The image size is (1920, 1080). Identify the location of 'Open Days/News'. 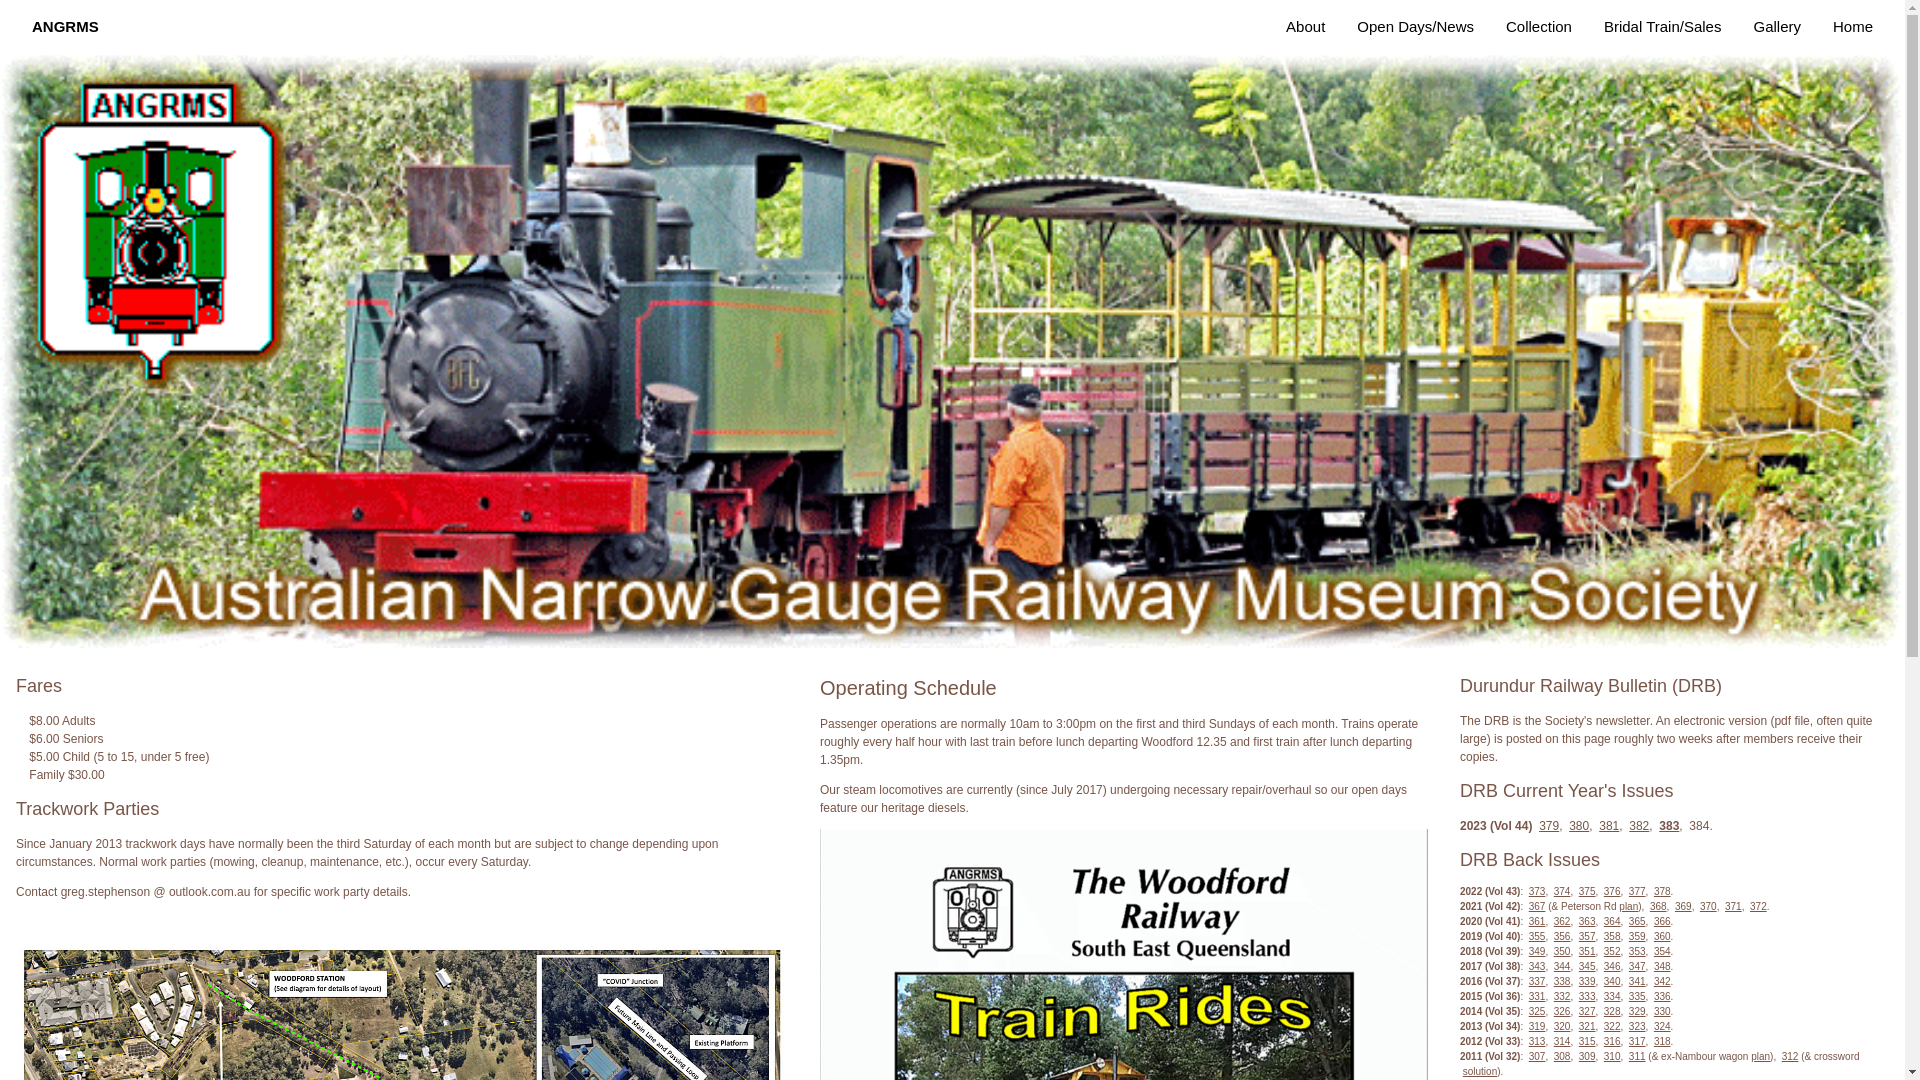
(1414, 27).